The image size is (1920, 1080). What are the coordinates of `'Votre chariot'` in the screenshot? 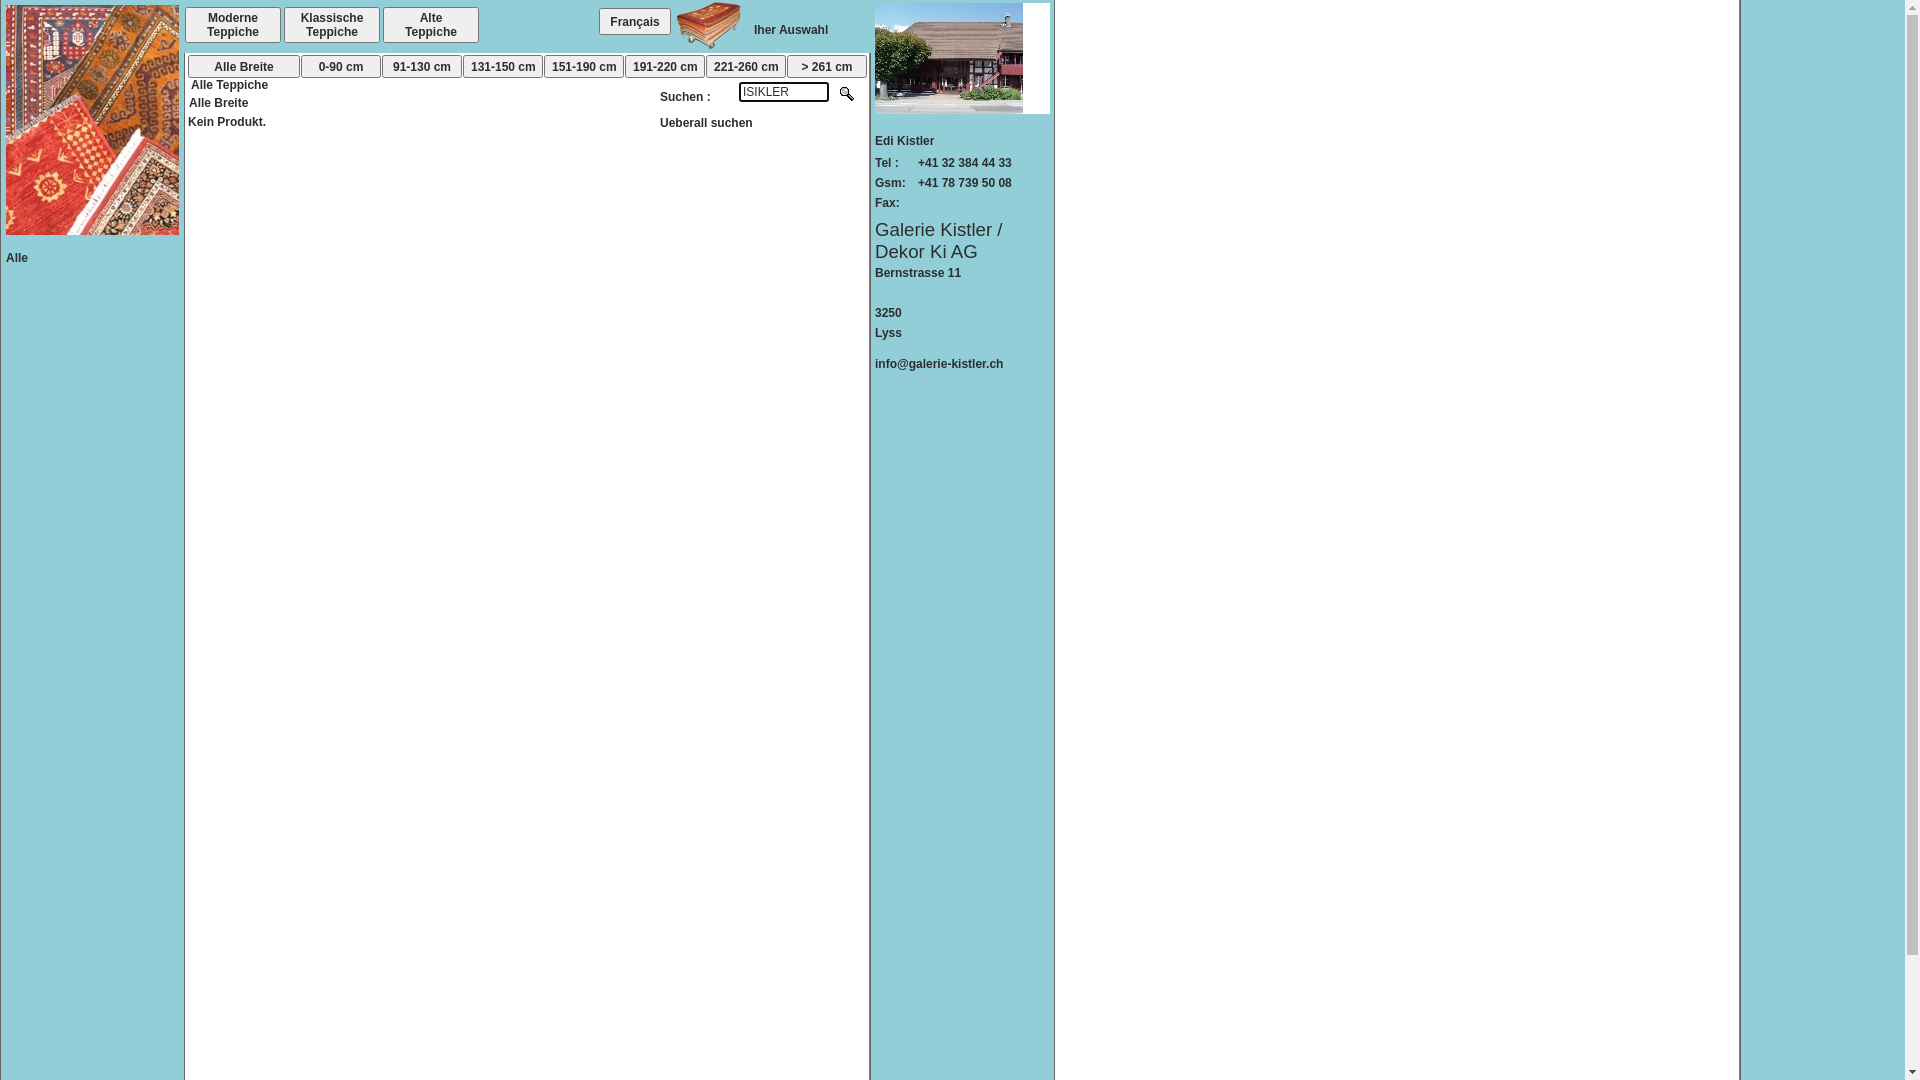 It's located at (709, 45).